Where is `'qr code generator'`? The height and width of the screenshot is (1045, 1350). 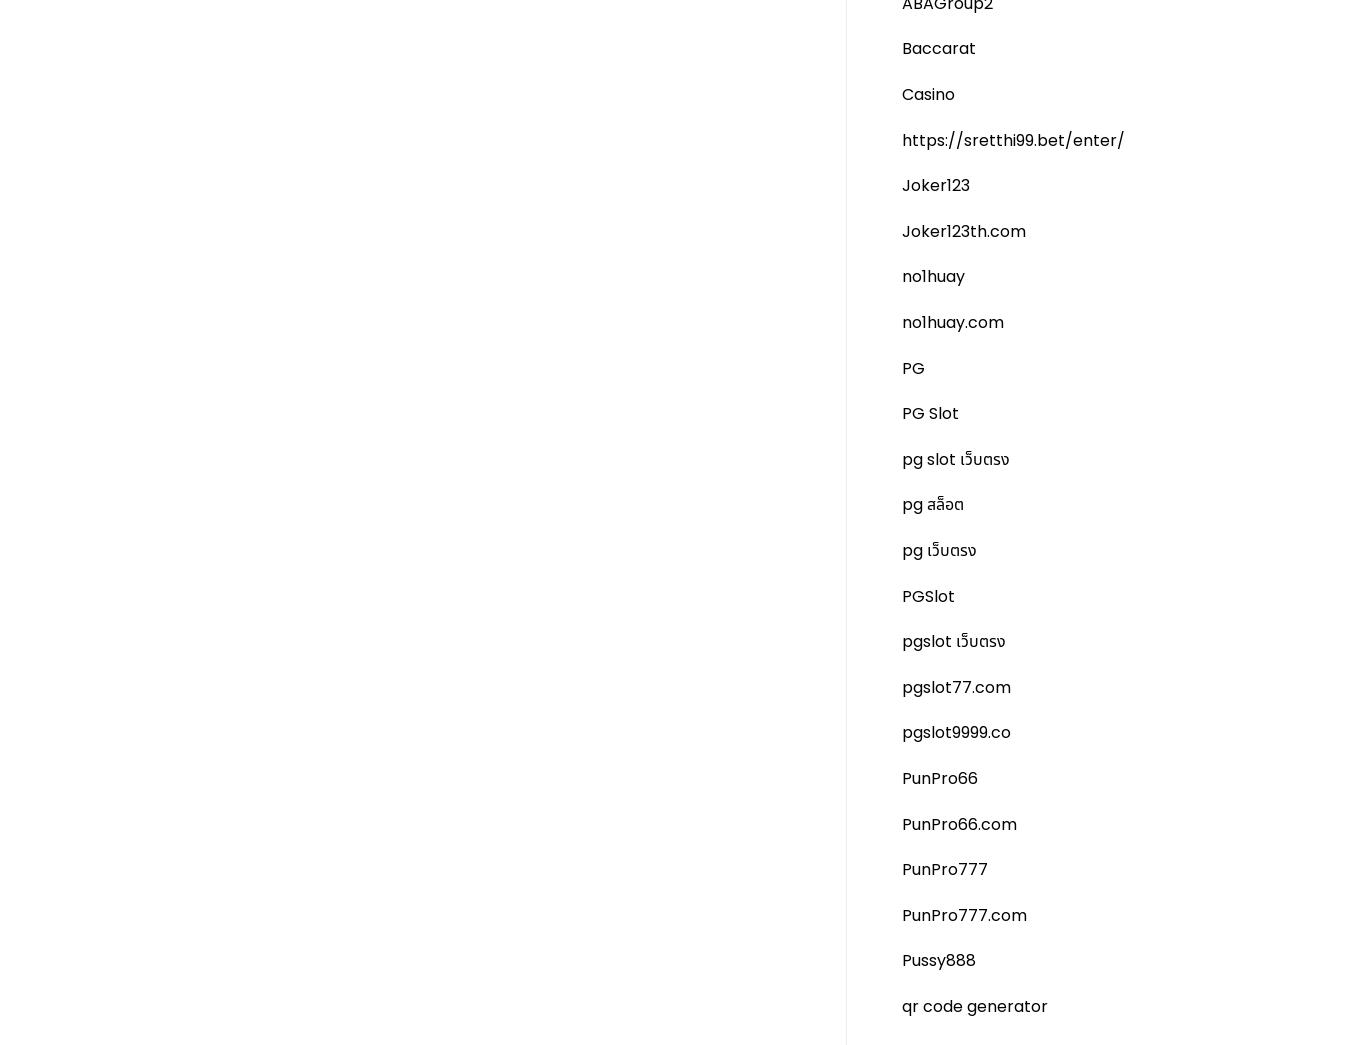 'qr code generator' is located at coordinates (900, 1005).